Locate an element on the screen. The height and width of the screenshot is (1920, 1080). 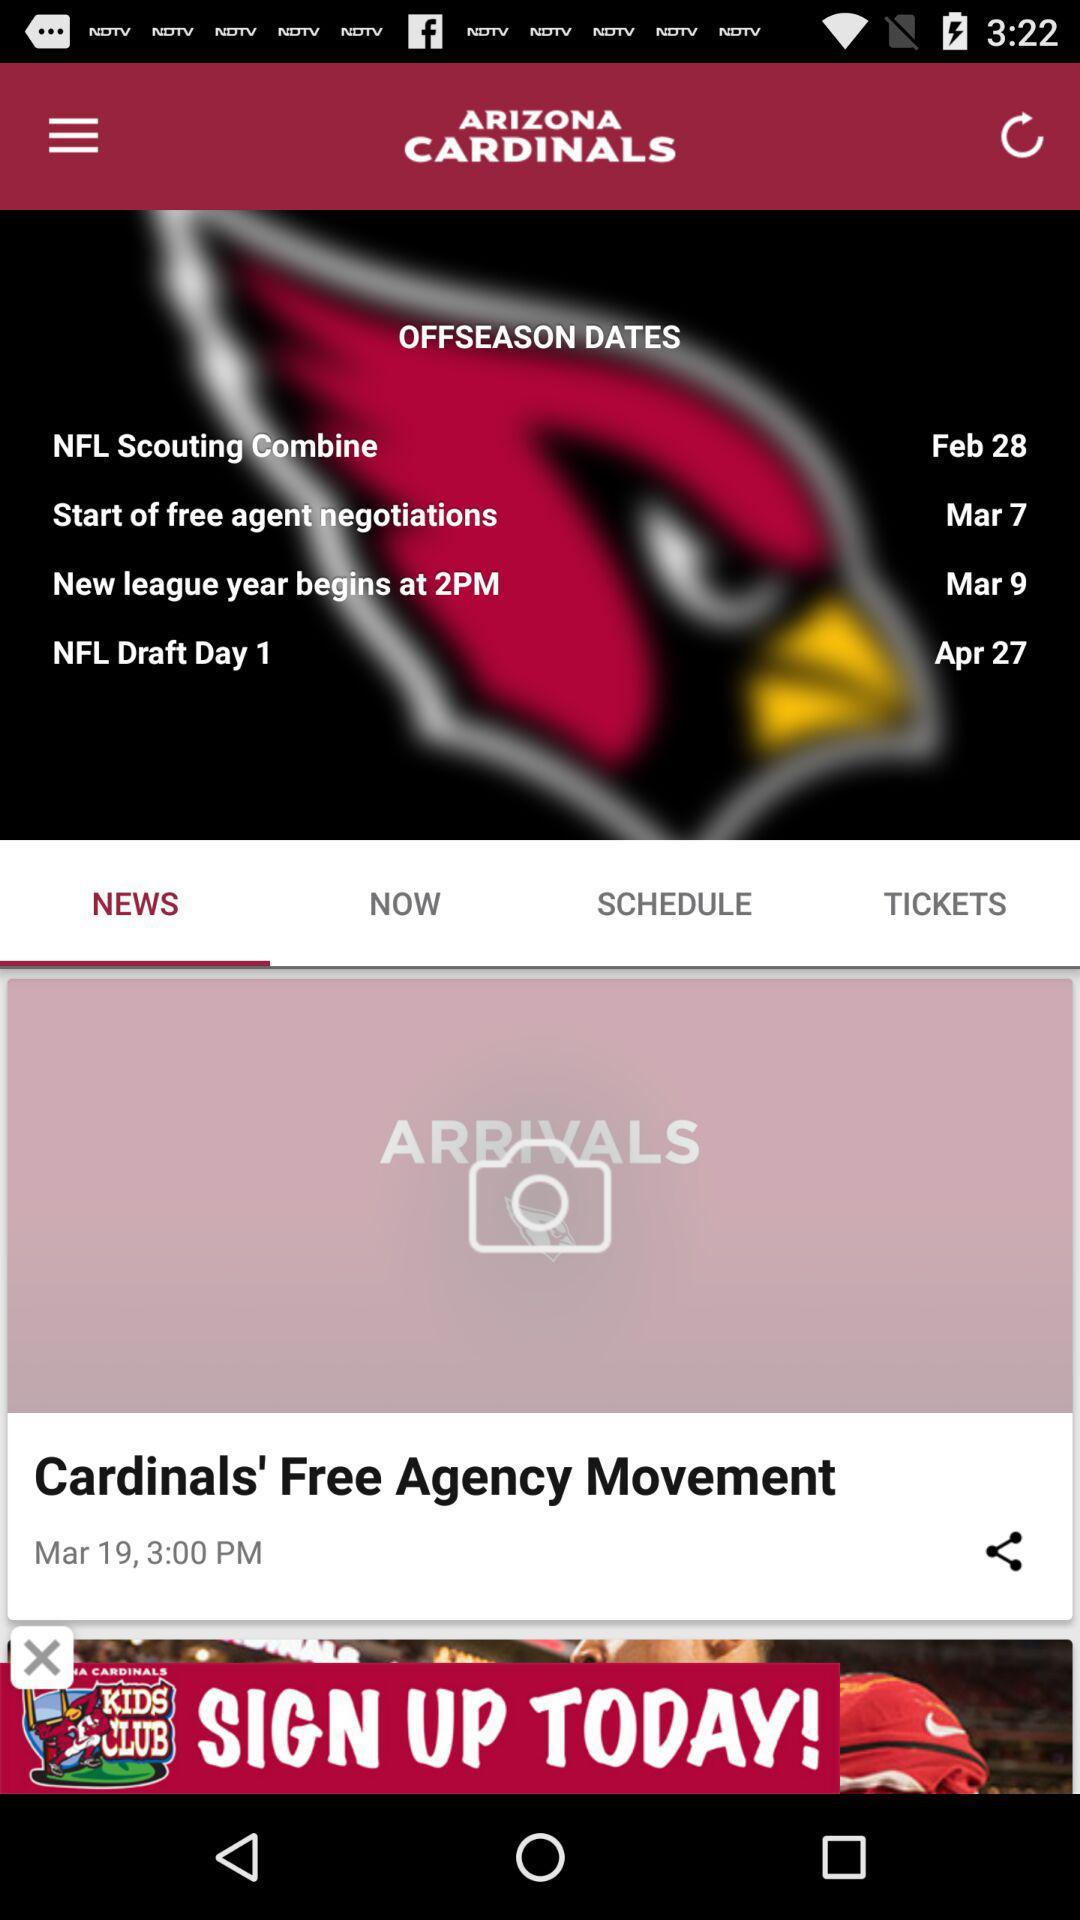
go do coulesd is located at coordinates (42, 1657).